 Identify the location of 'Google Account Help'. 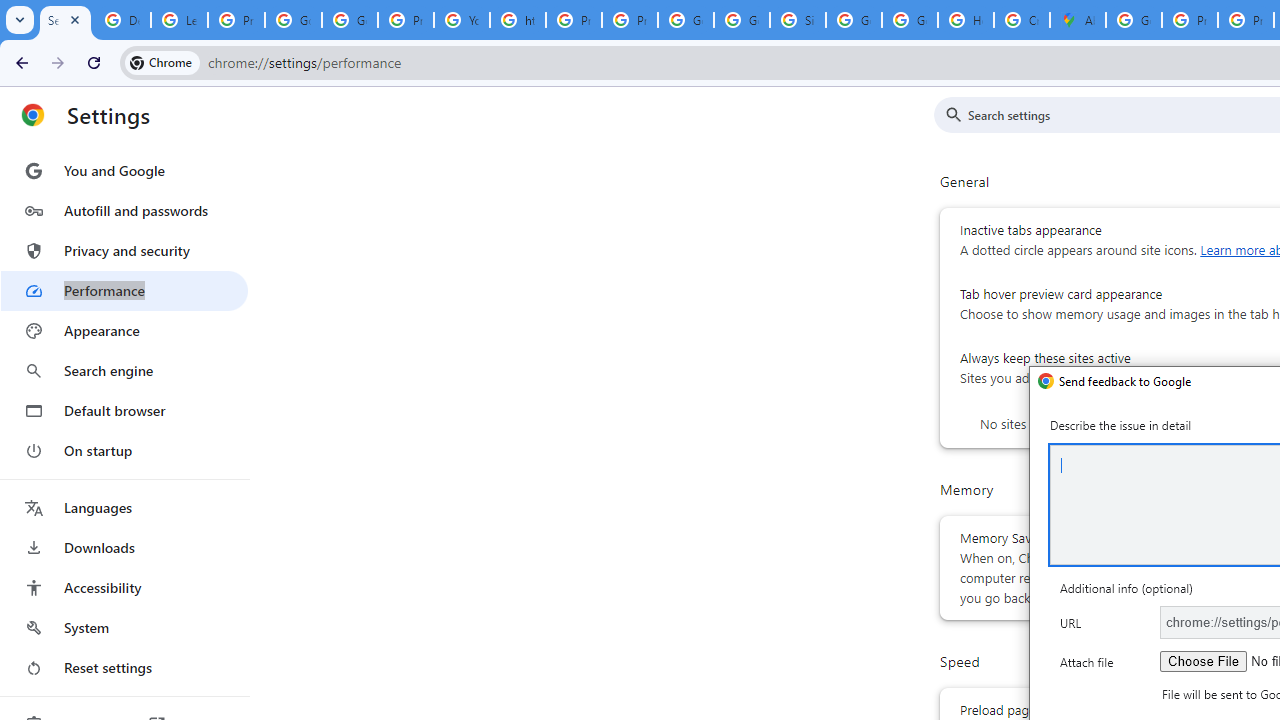
(292, 20).